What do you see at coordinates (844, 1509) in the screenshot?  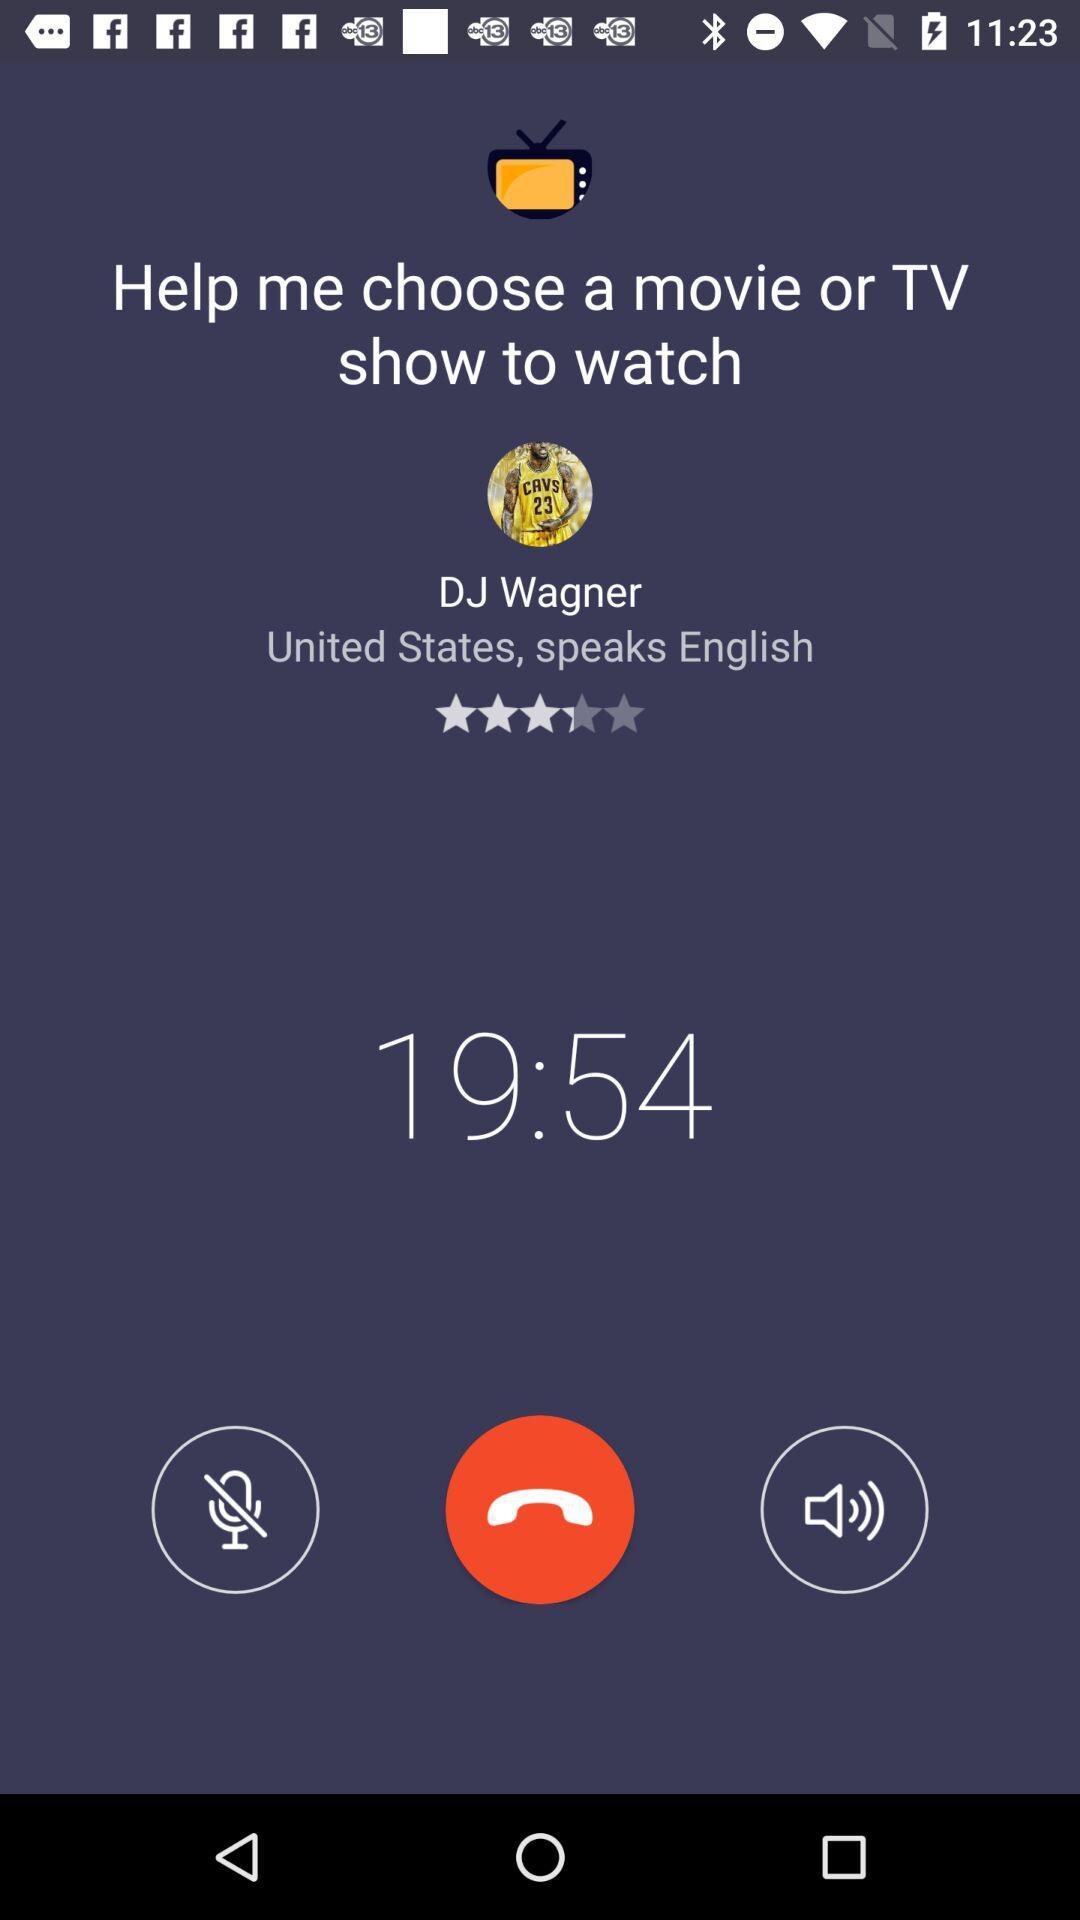 I see `volume button` at bounding box center [844, 1509].